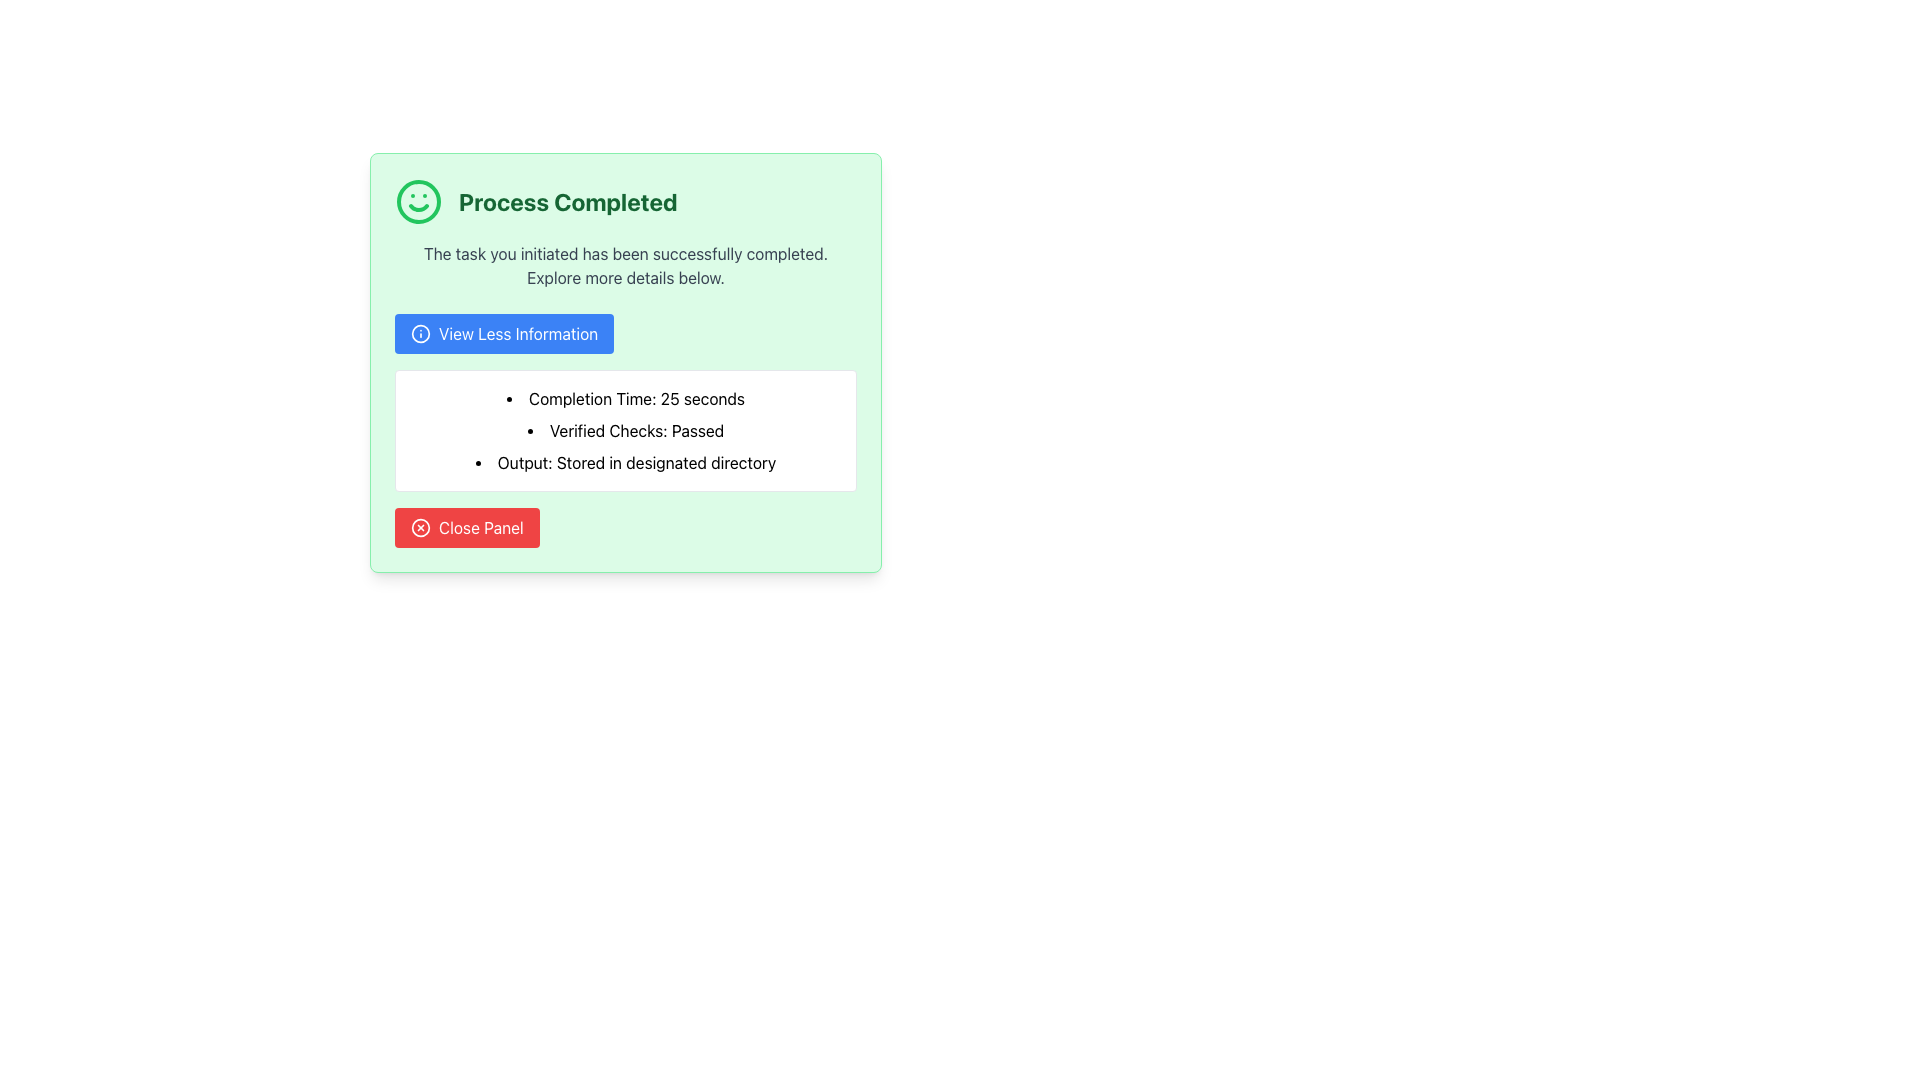 The image size is (1920, 1080). What do you see at coordinates (567, 201) in the screenshot?
I see `the bold text block saying 'Process Completed' styled in dark green, located at the top-center of a light green panel` at bounding box center [567, 201].